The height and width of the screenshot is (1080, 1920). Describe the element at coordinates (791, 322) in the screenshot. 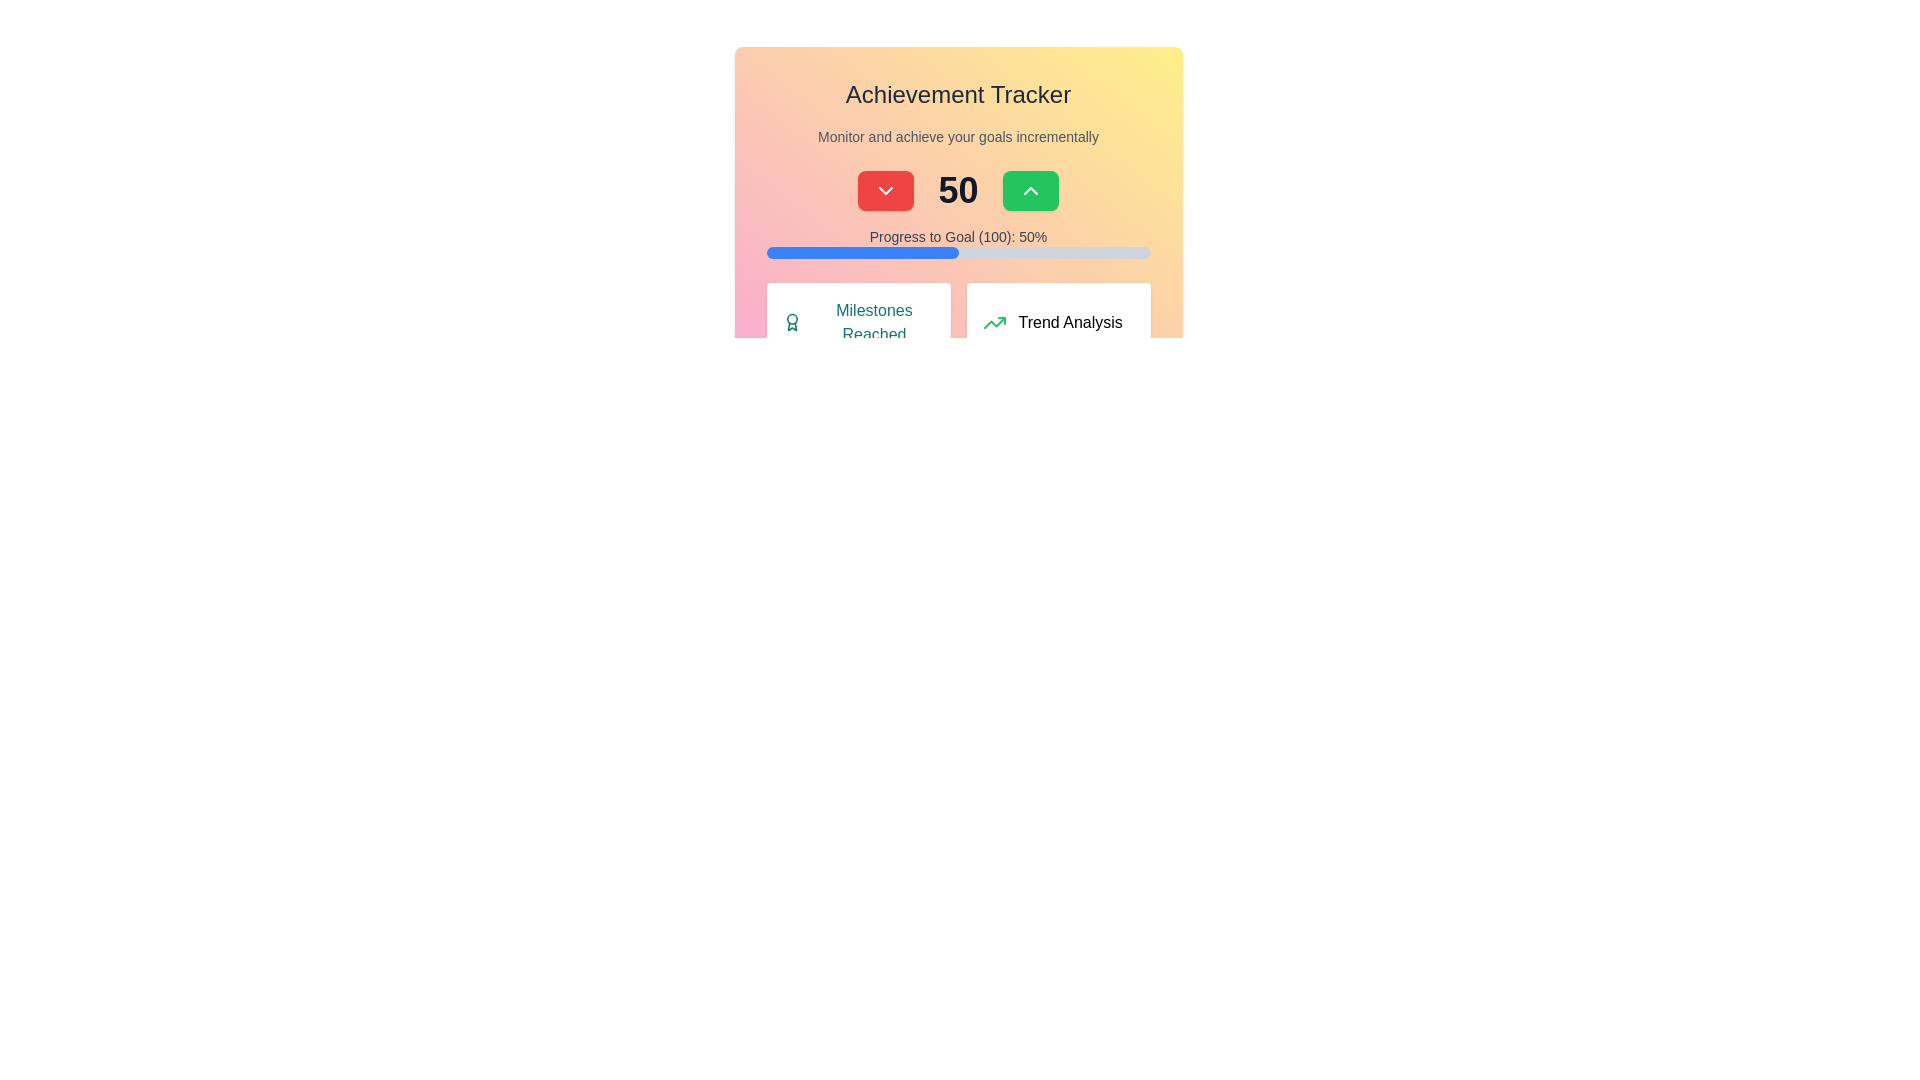

I see `icon located at the top-left corner of the 'Milestones Reached' section, which visually highlights milestones` at that location.